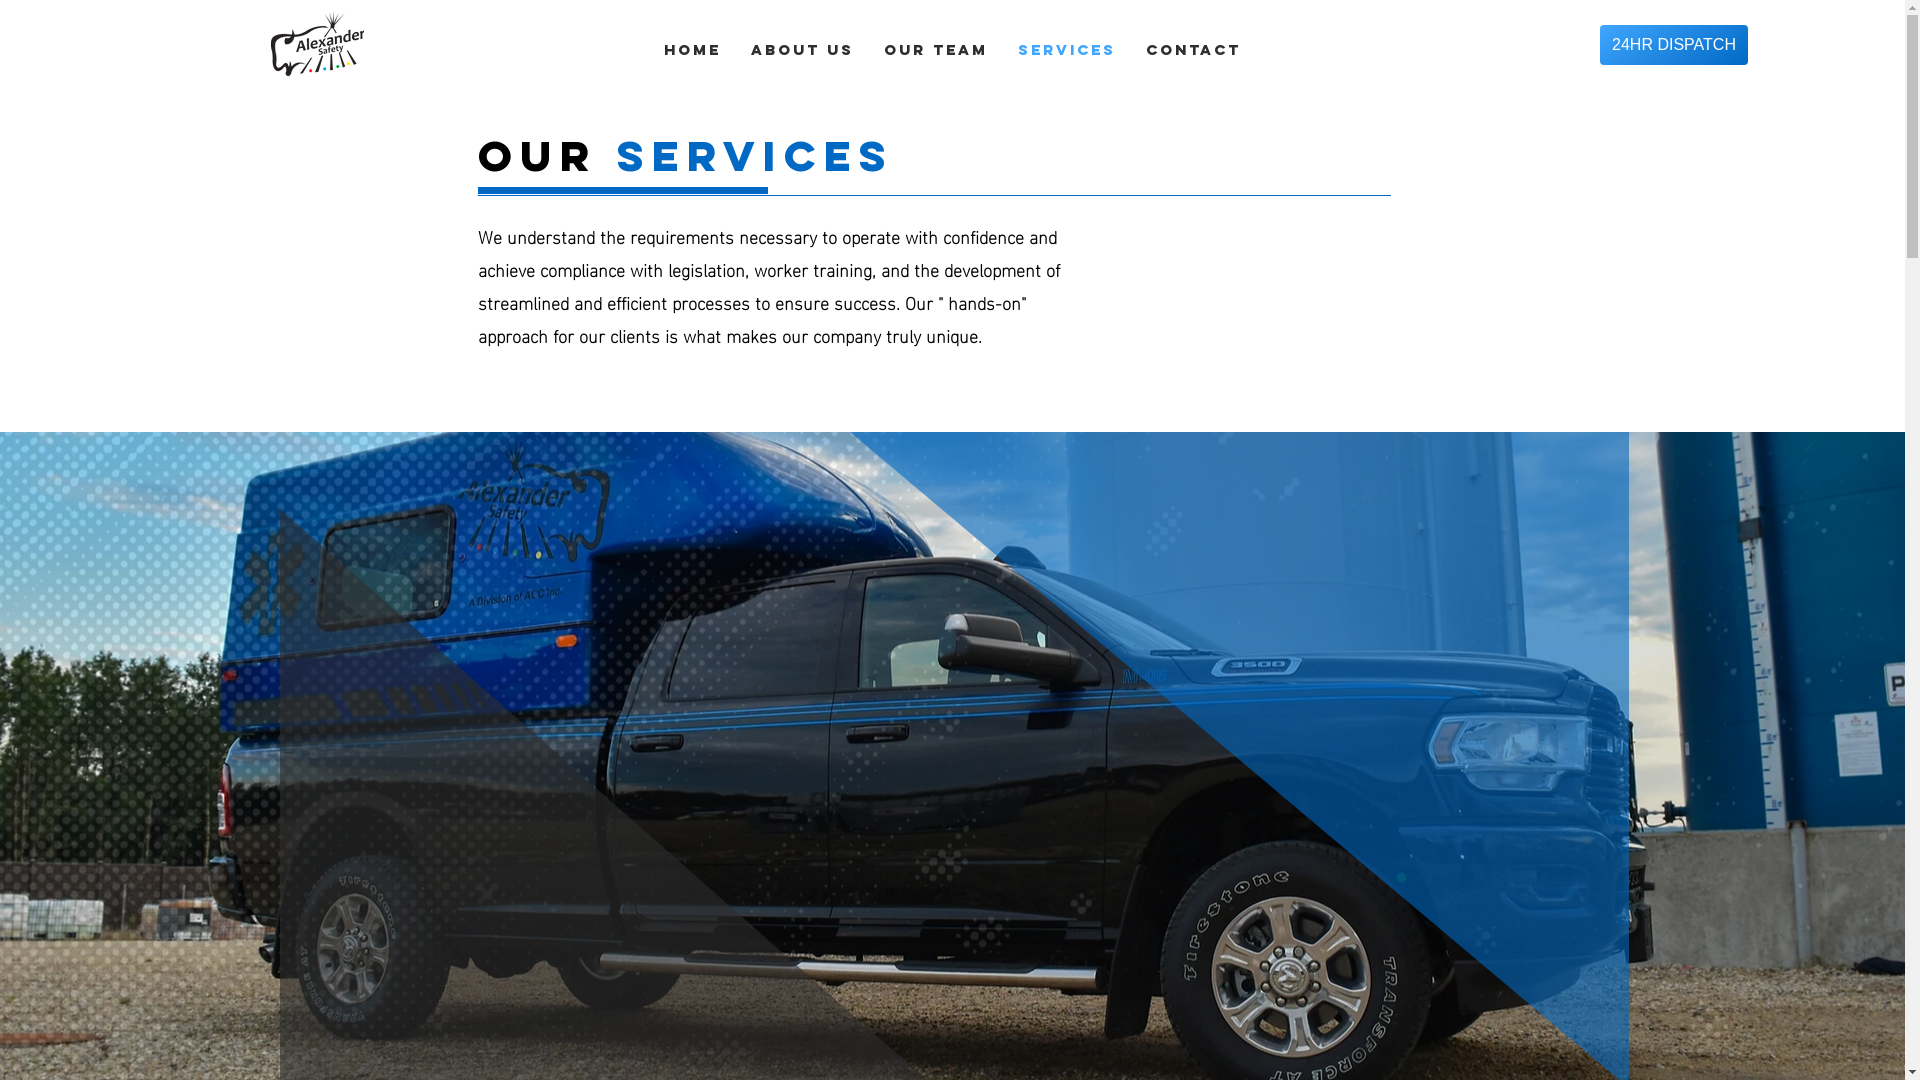  I want to click on 'OUR TEAM', so click(935, 49).